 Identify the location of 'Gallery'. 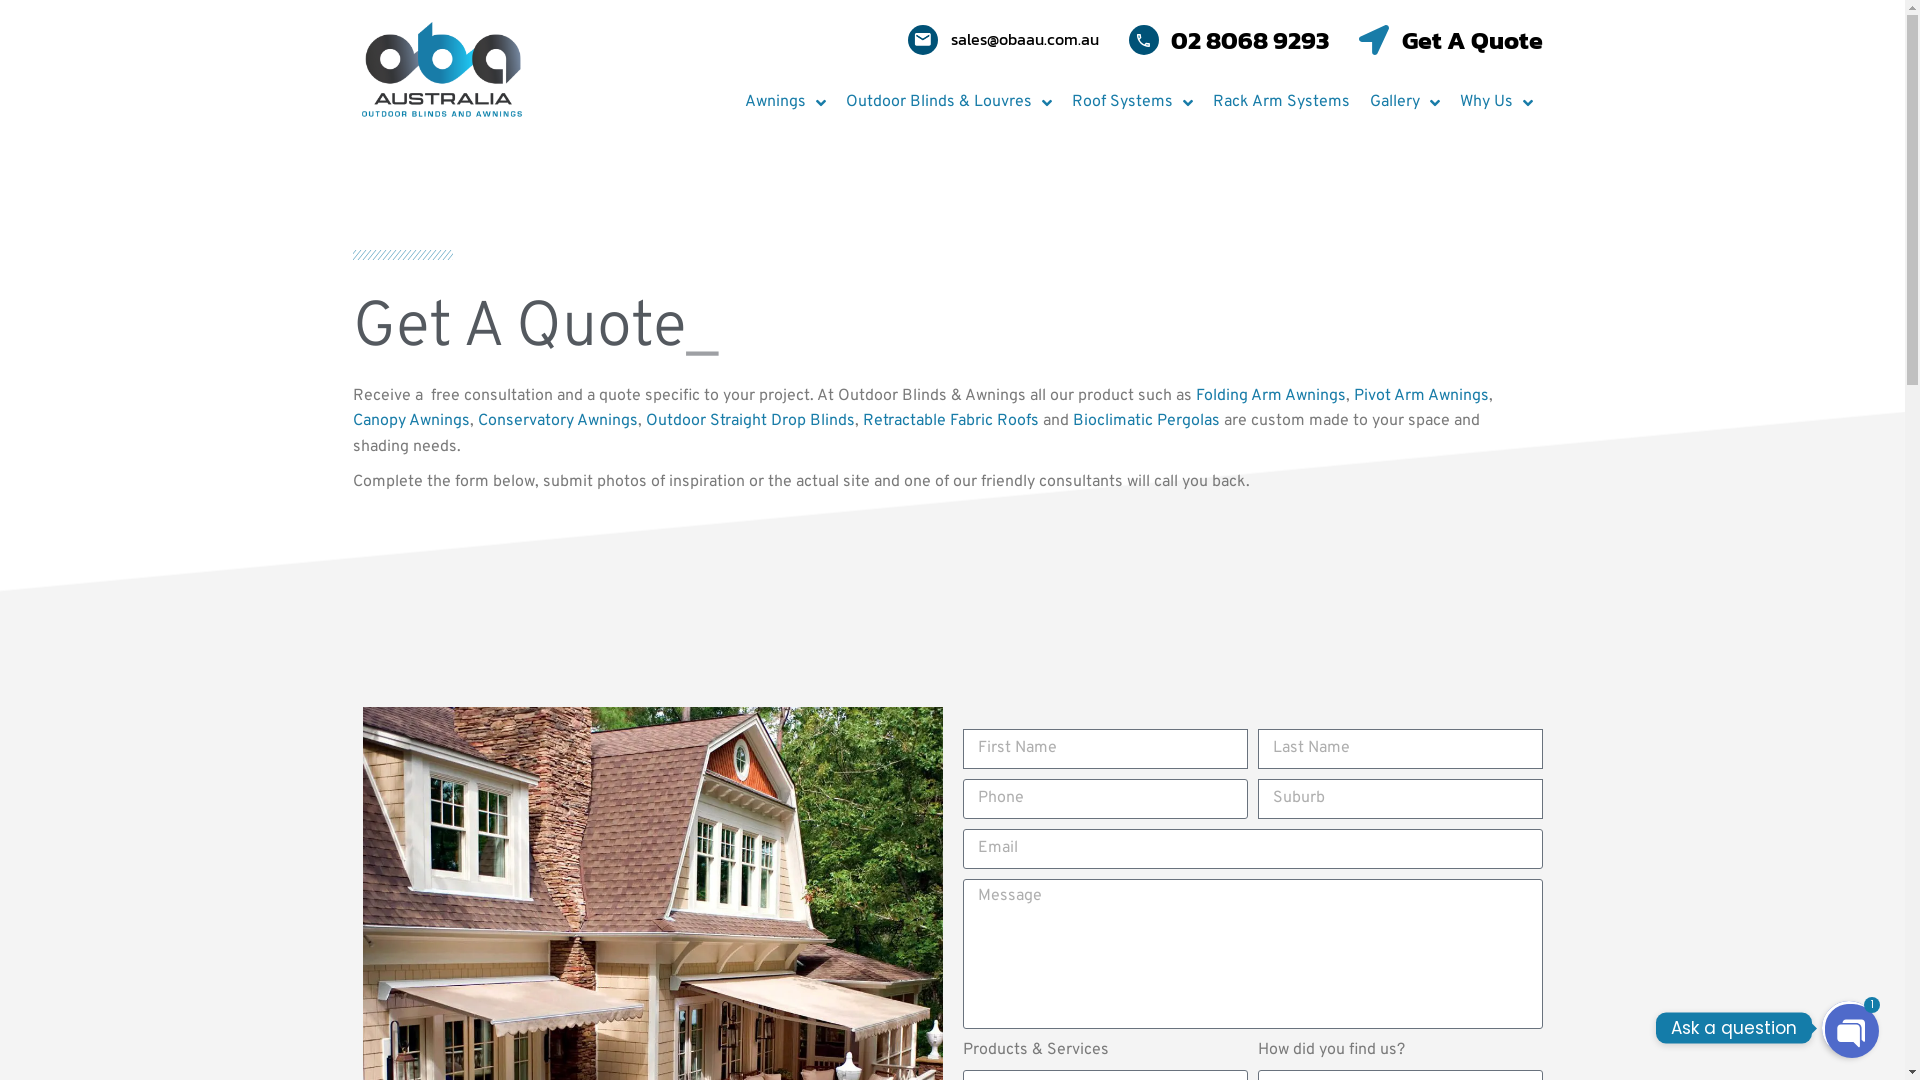
(1404, 103).